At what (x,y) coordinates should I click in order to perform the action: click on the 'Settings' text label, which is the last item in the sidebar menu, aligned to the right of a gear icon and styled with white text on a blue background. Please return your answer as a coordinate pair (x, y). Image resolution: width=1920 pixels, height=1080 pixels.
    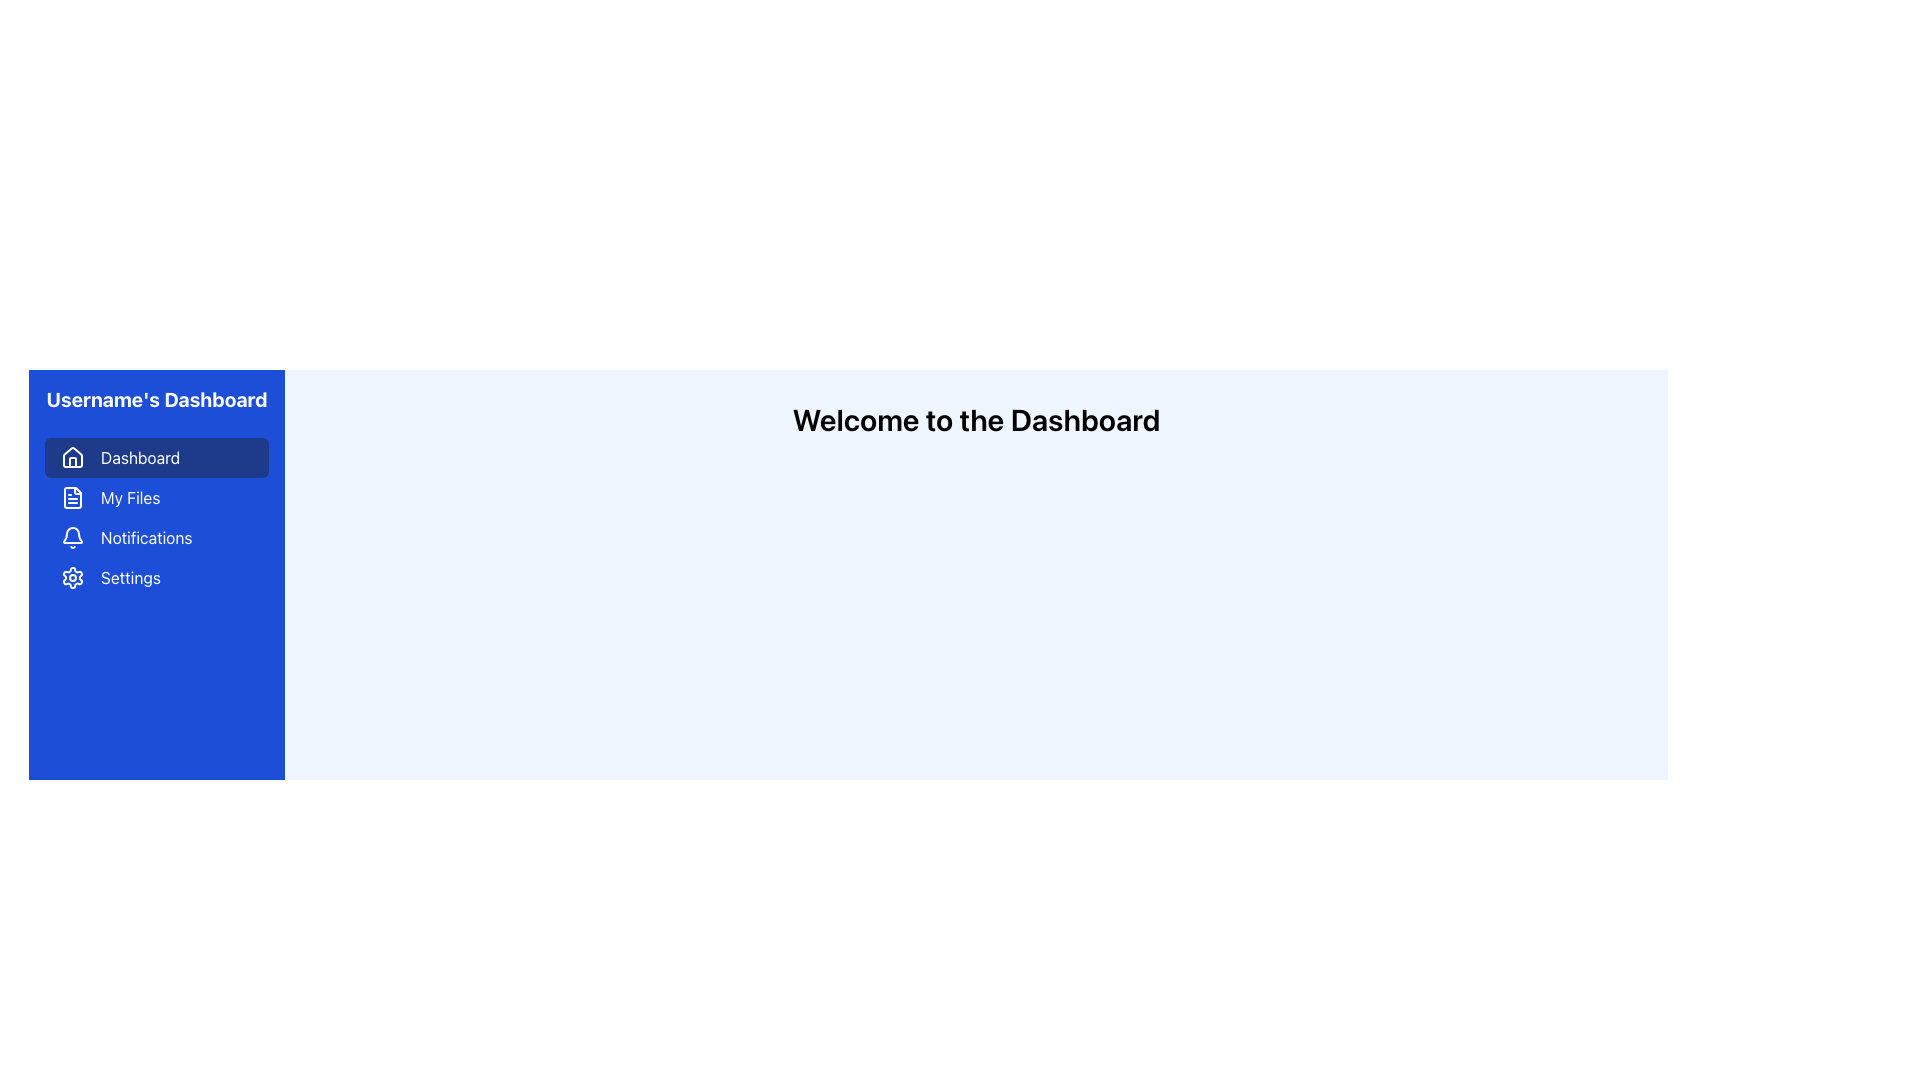
    Looking at the image, I should click on (129, 578).